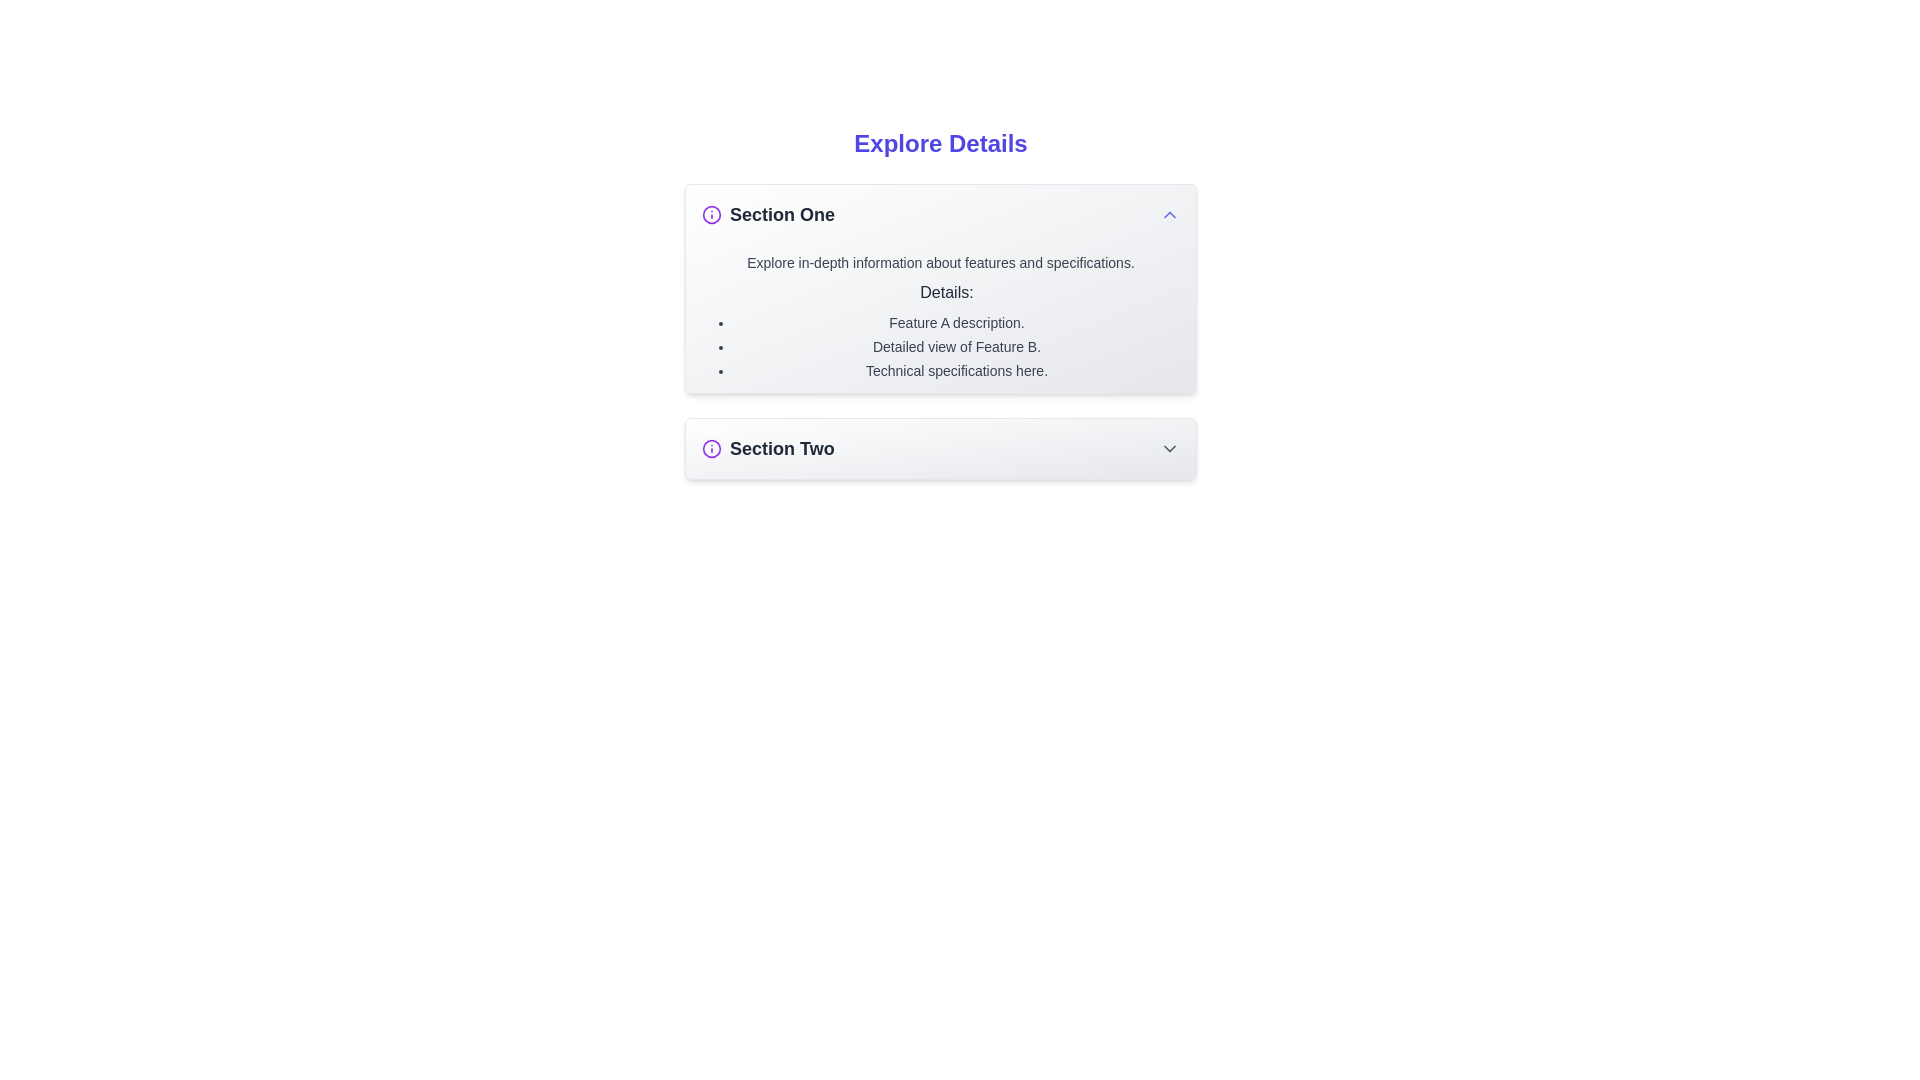 The image size is (1920, 1080). What do you see at coordinates (939, 261) in the screenshot?
I see `the introductory headline text located beneath the 'Section One' heading` at bounding box center [939, 261].